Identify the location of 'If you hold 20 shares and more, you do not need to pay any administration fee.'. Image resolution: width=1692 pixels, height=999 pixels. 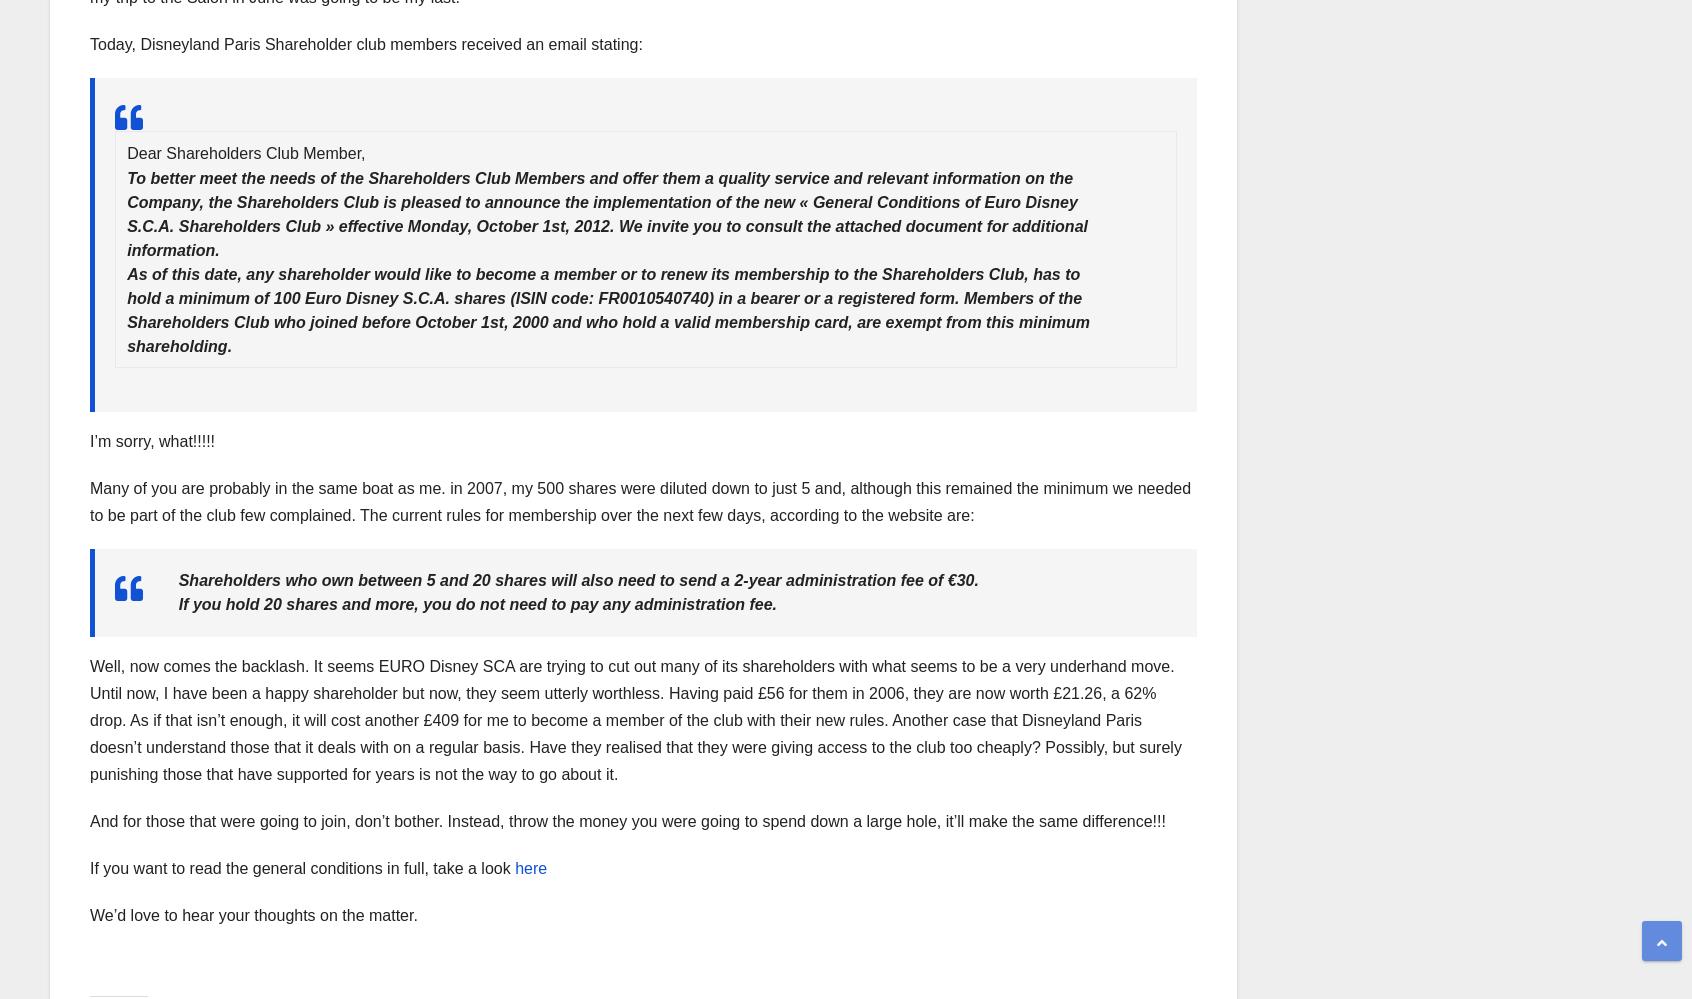
(476, 604).